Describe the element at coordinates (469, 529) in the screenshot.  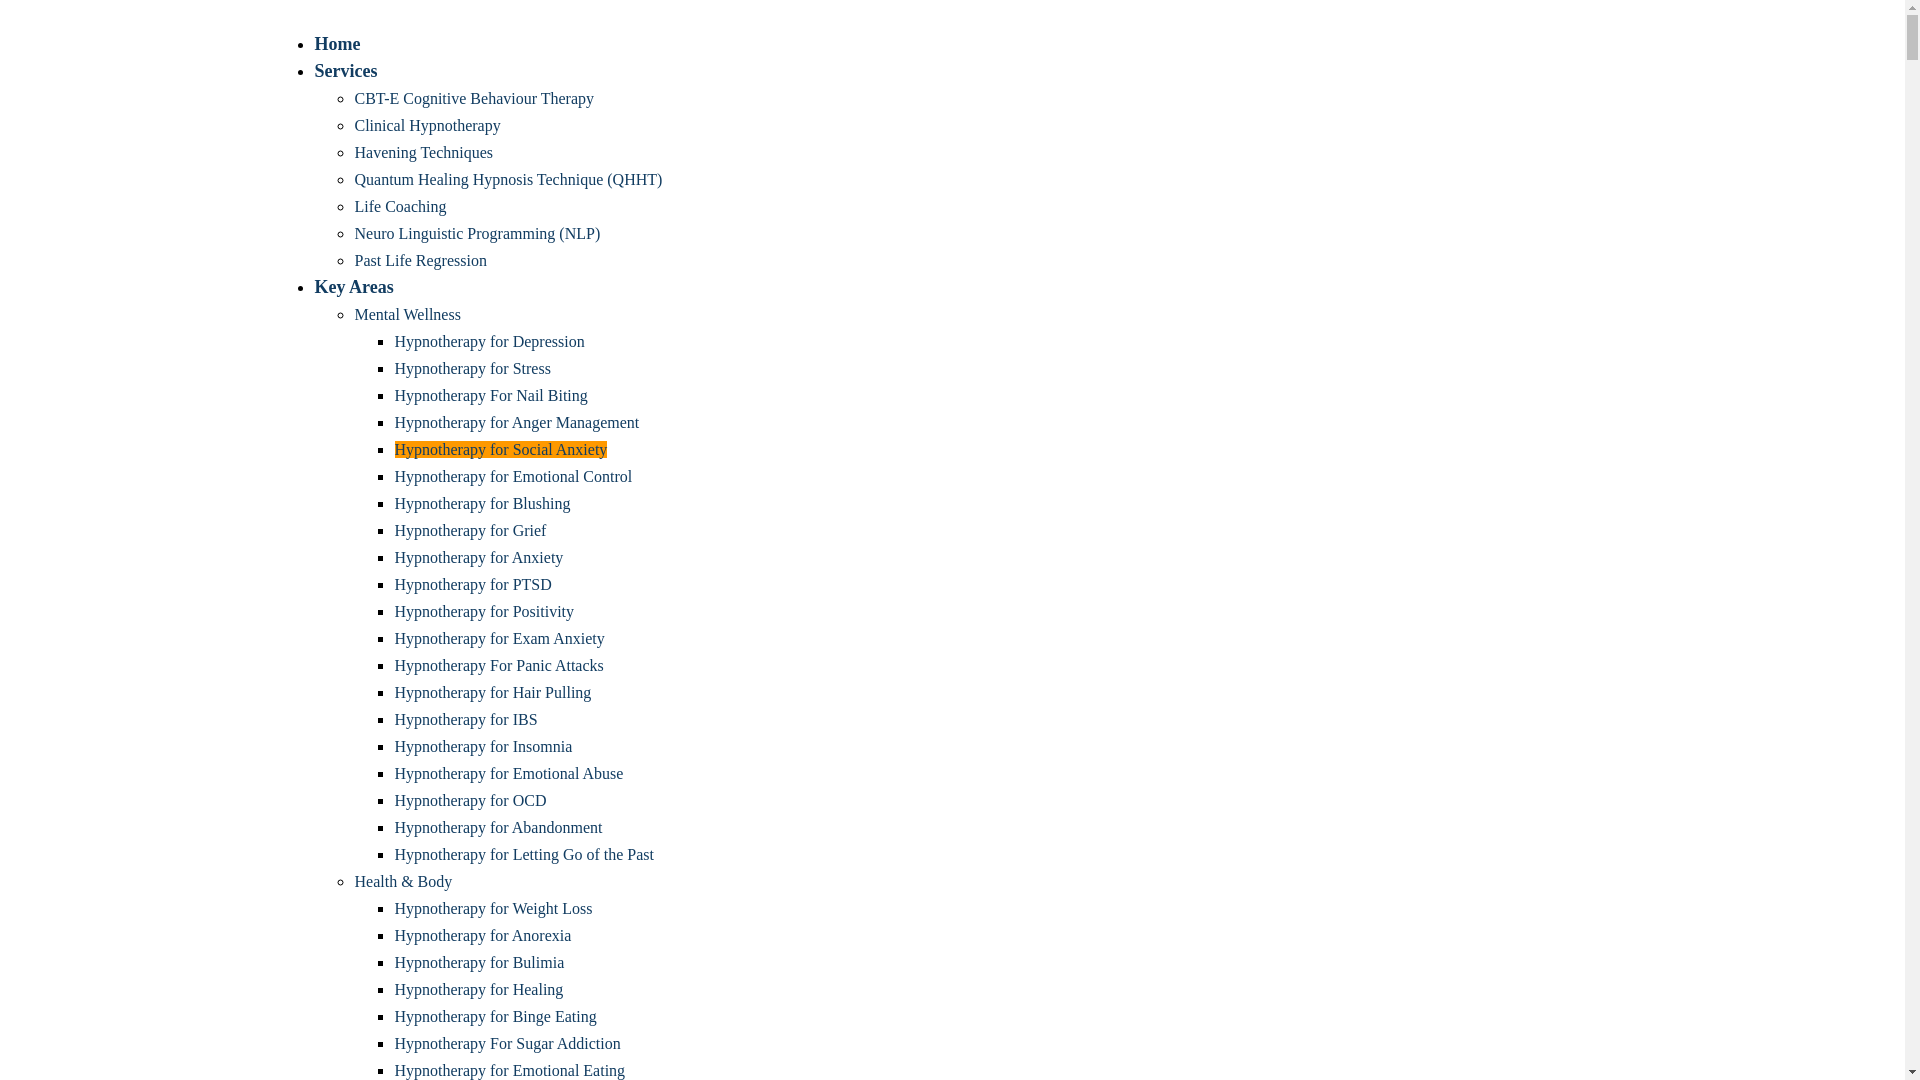
I see `'Hypnotherapy for Grief'` at that location.